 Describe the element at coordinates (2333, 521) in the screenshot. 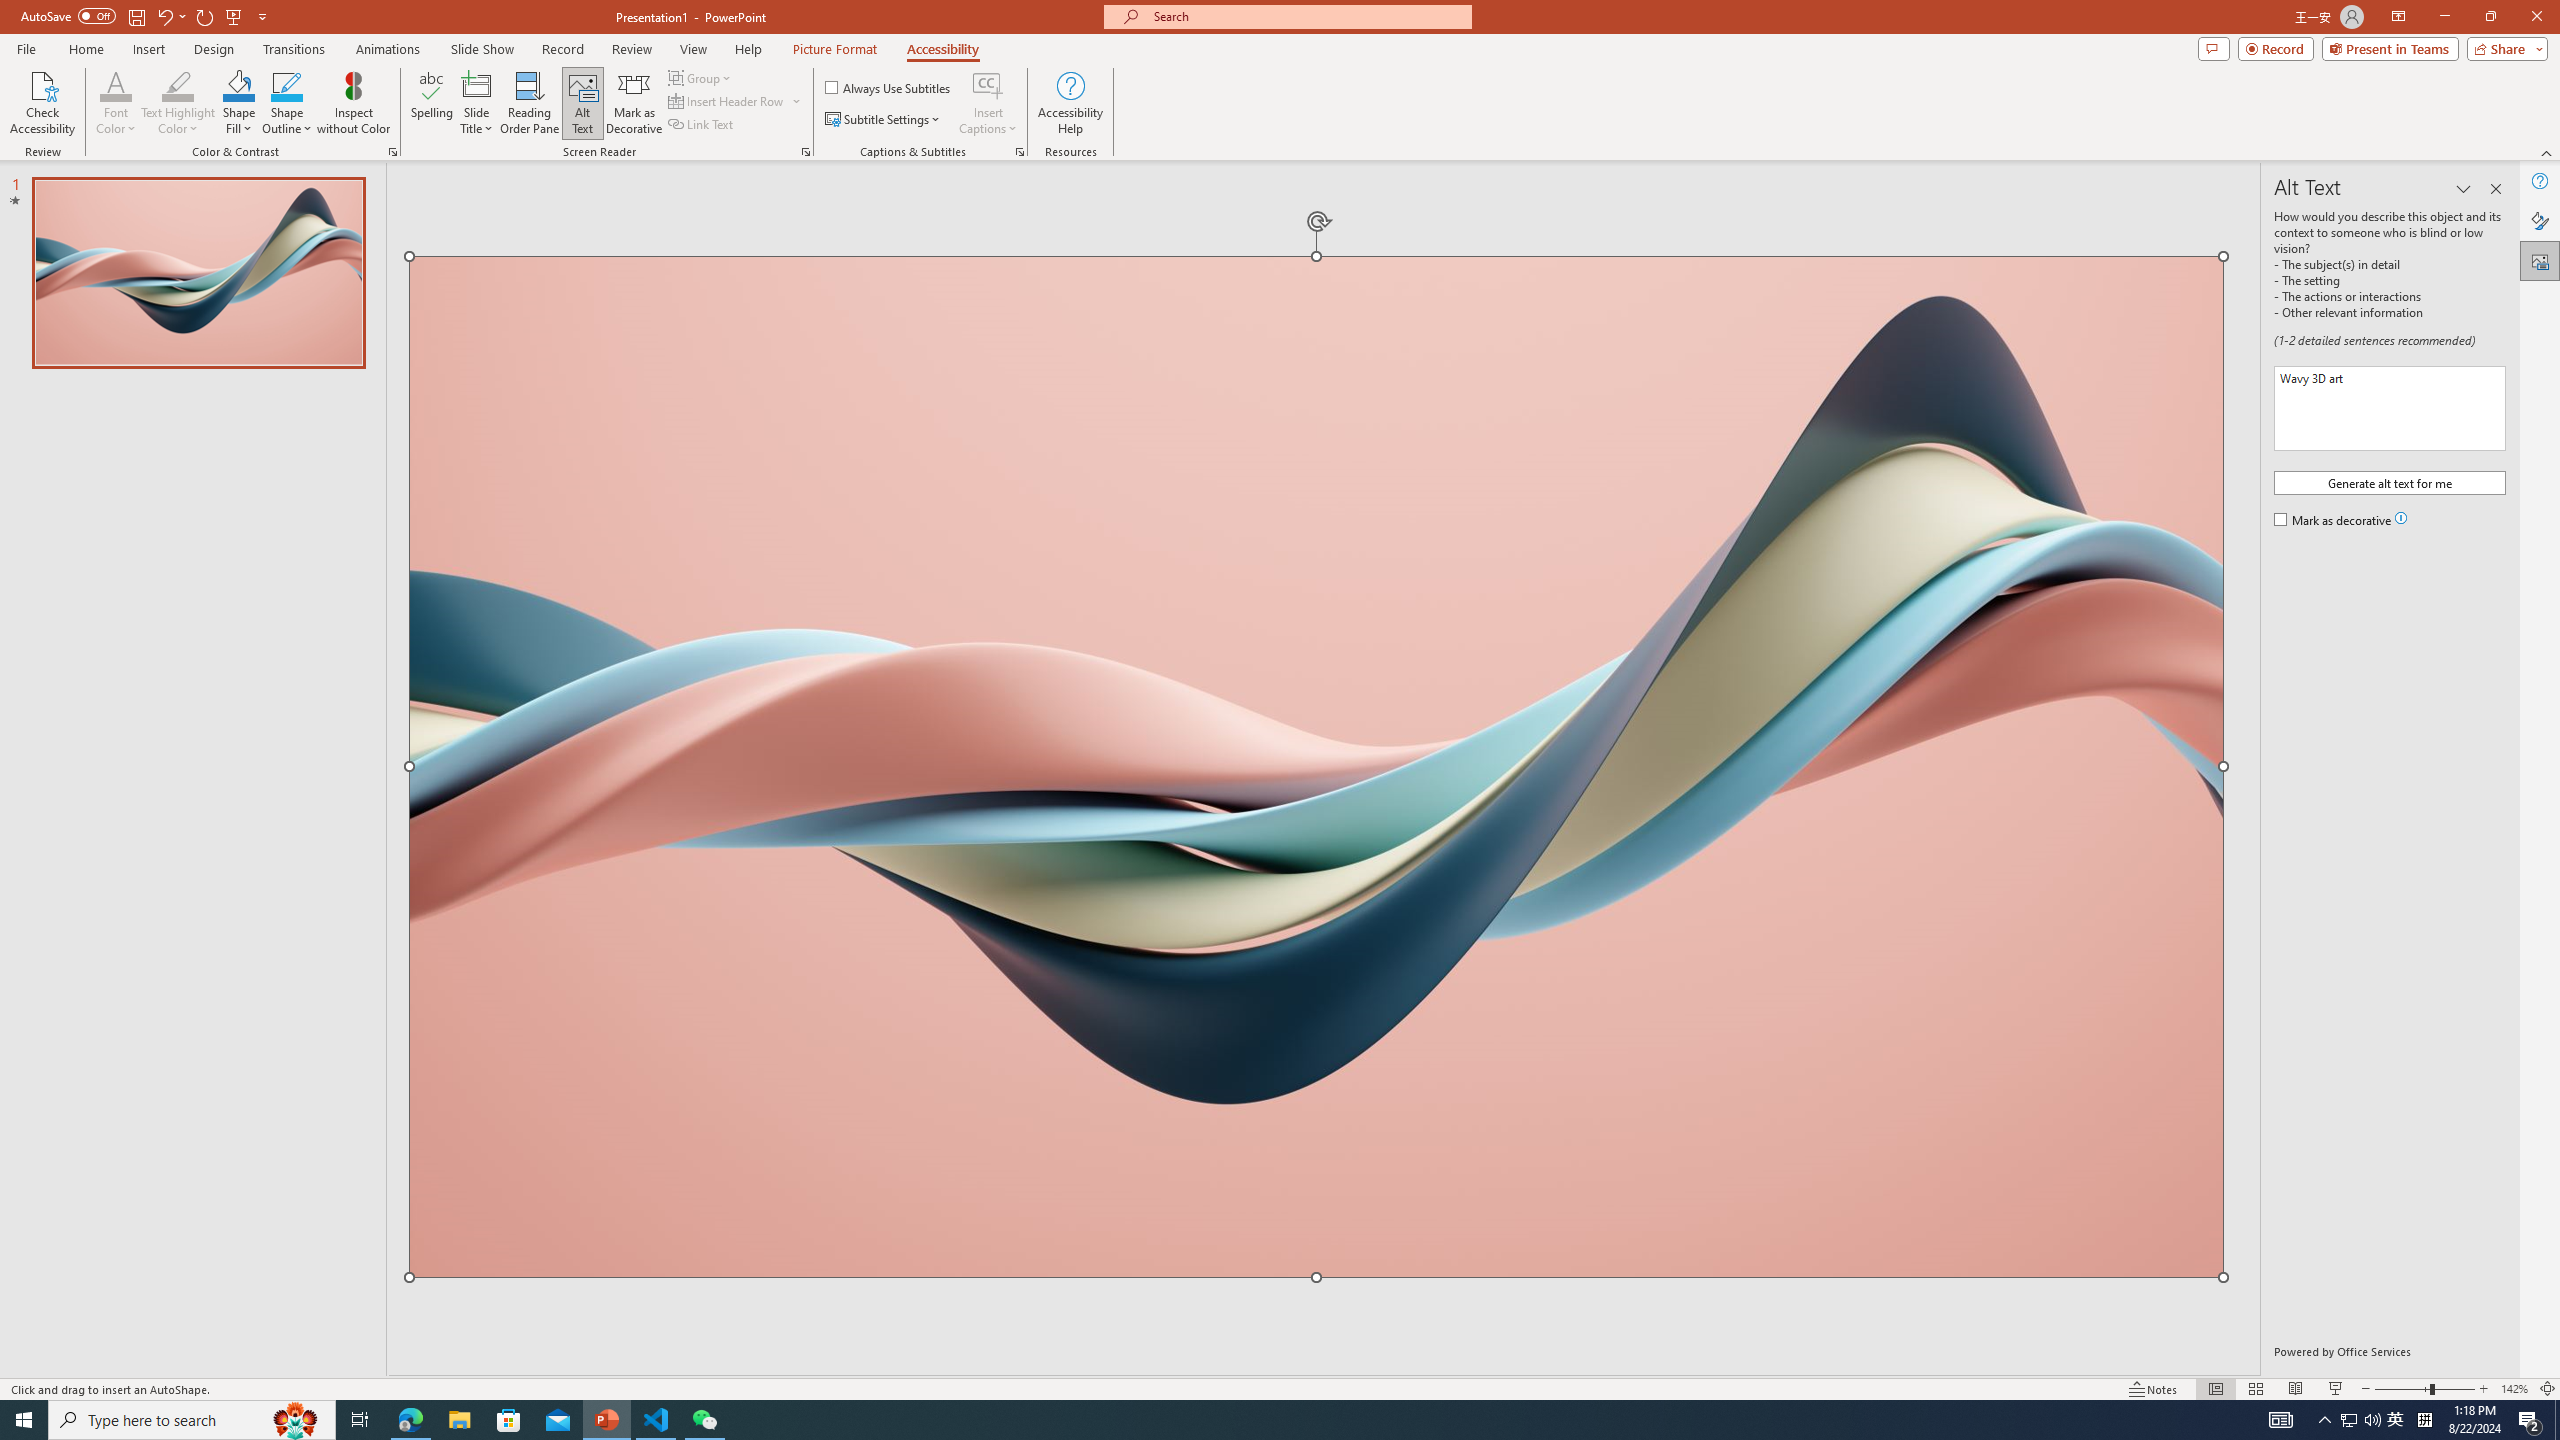

I see `'Mark as decorative'` at that location.